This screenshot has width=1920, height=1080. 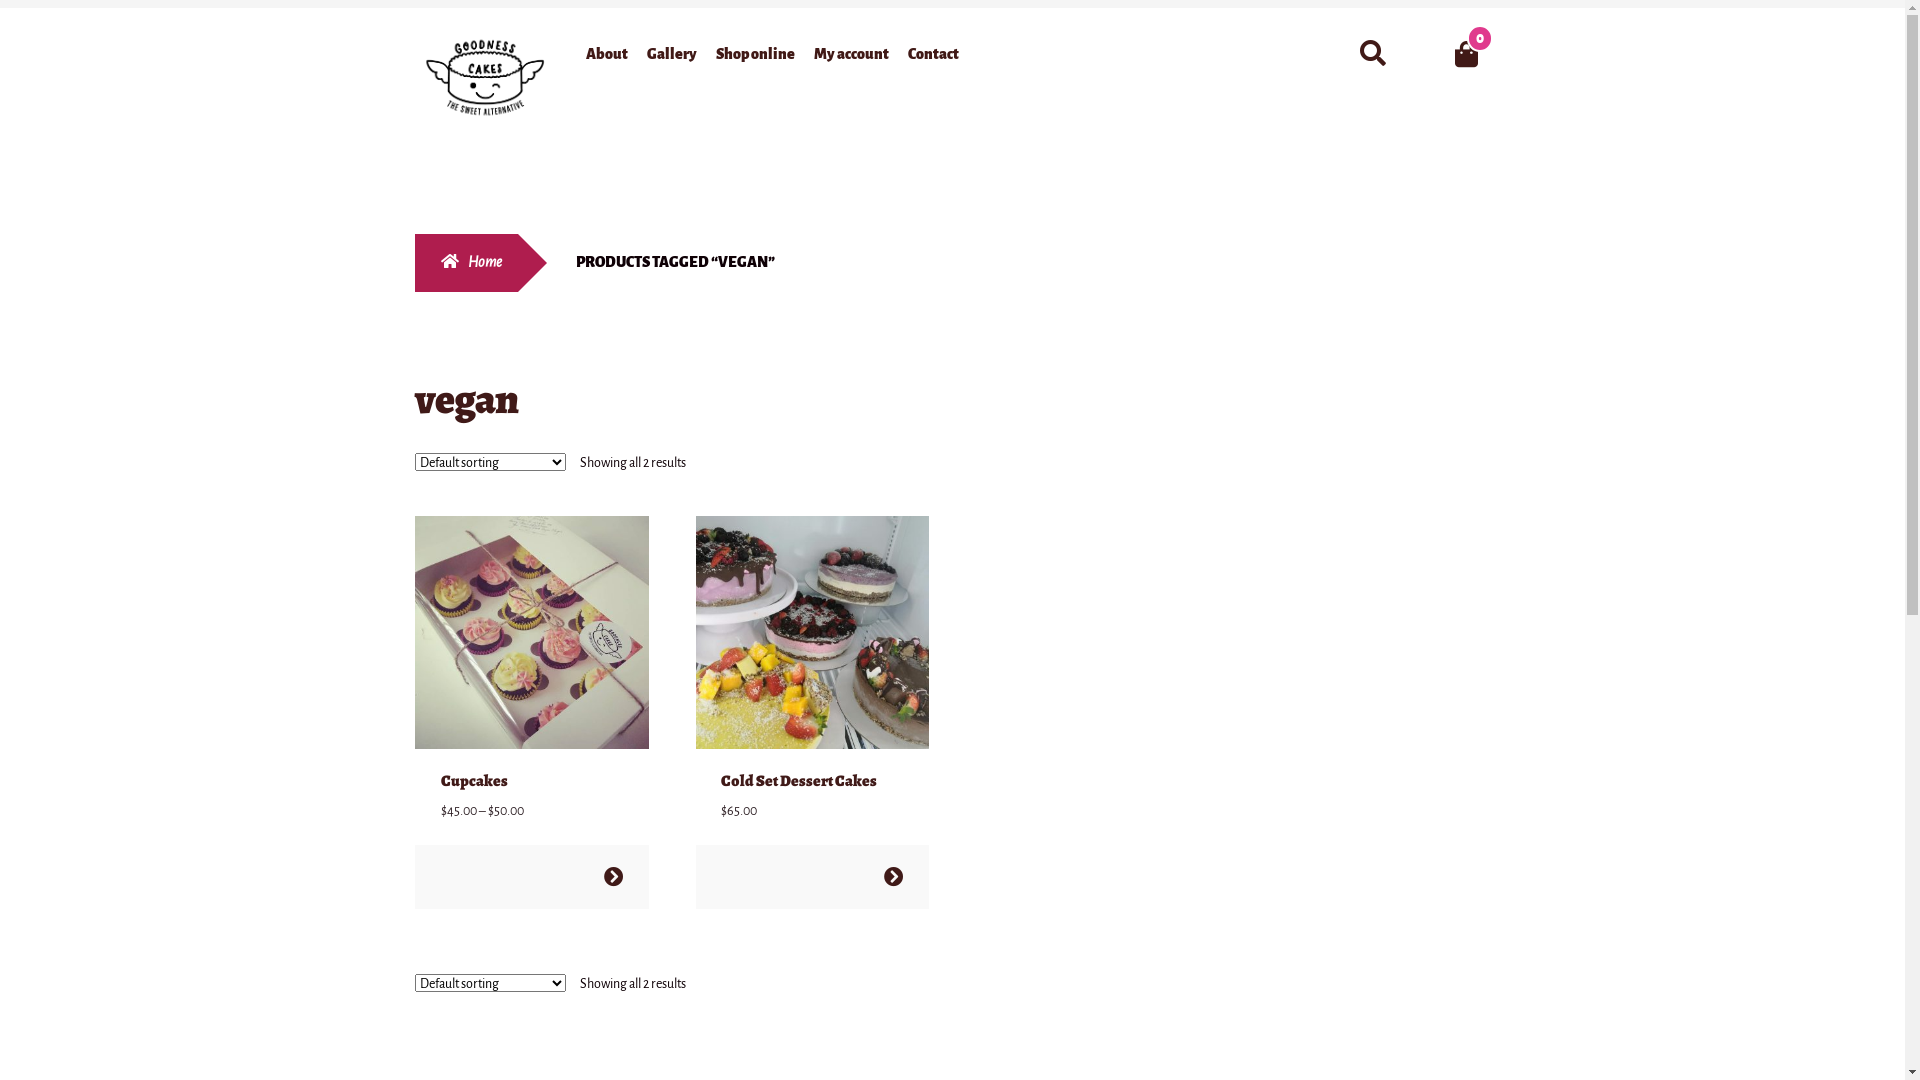 What do you see at coordinates (754, 56) in the screenshot?
I see `'Shop online'` at bounding box center [754, 56].